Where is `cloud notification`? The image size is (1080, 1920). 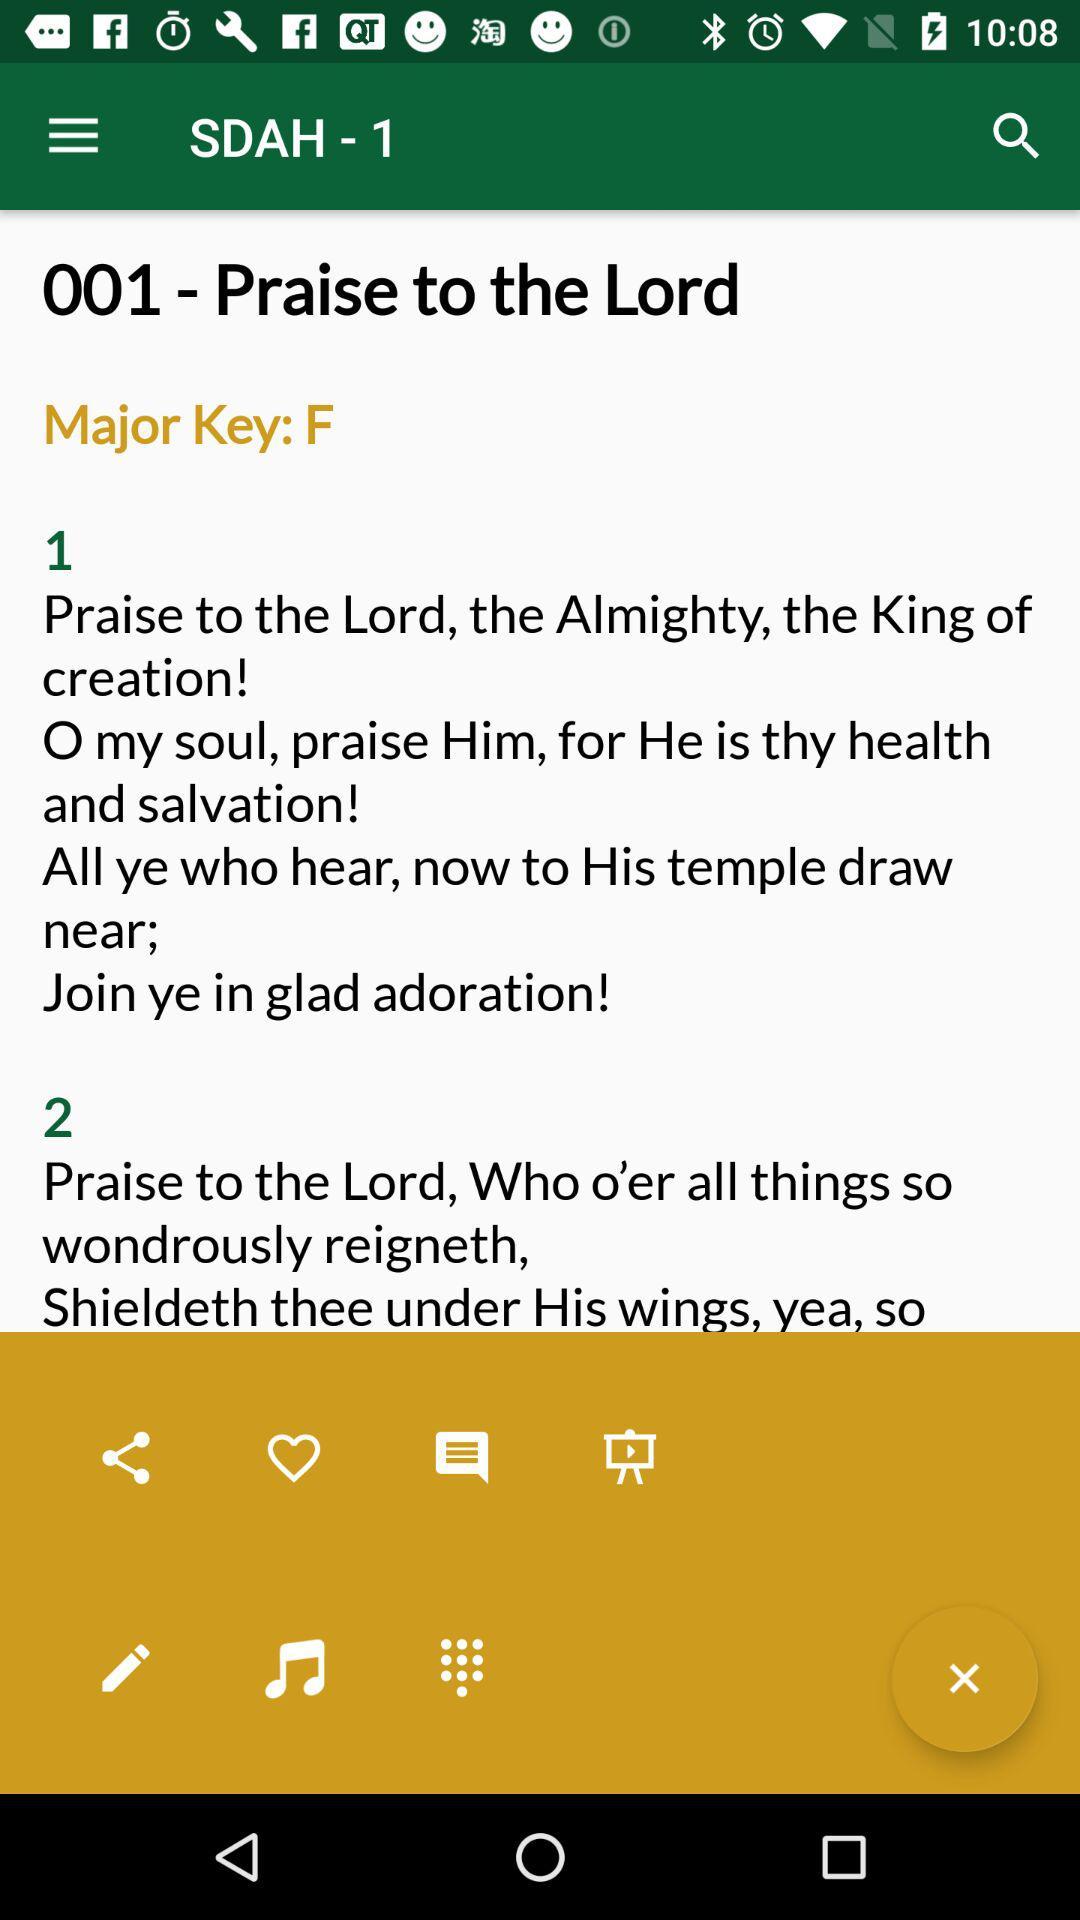 cloud notification is located at coordinates (462, 1458).